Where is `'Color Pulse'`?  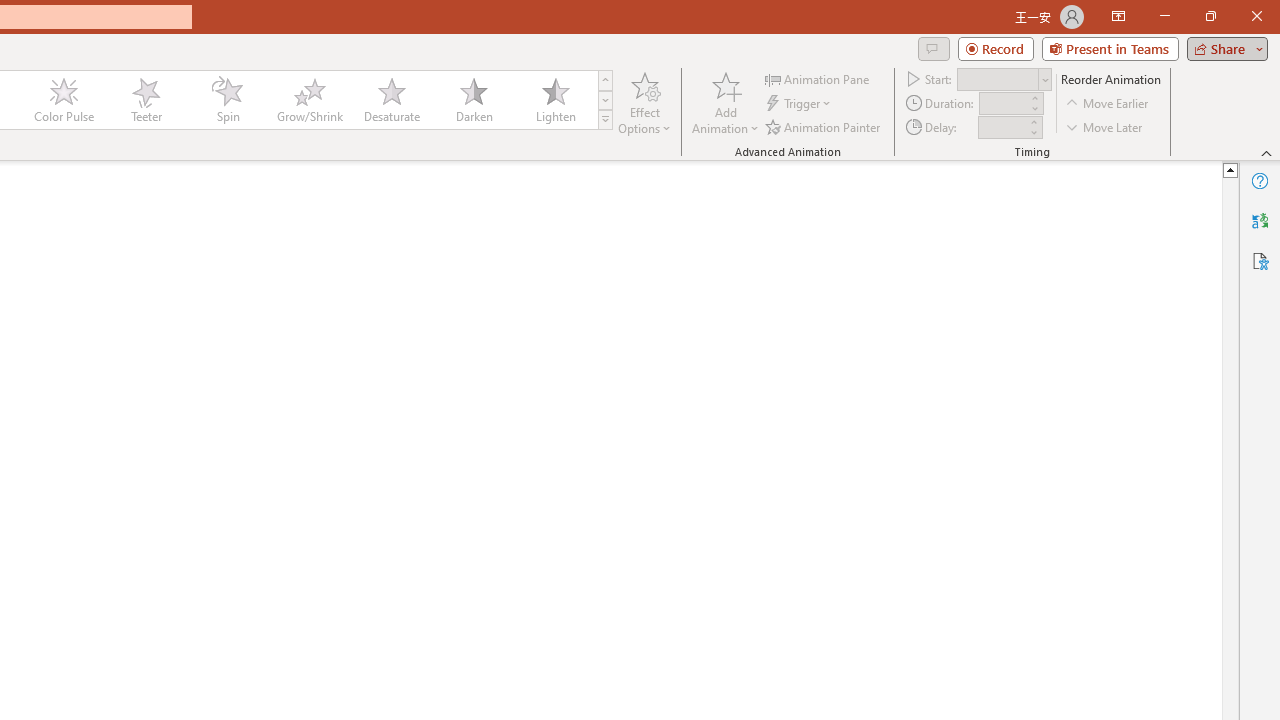 'Color Pulse' is located at coordinates (64, 100).